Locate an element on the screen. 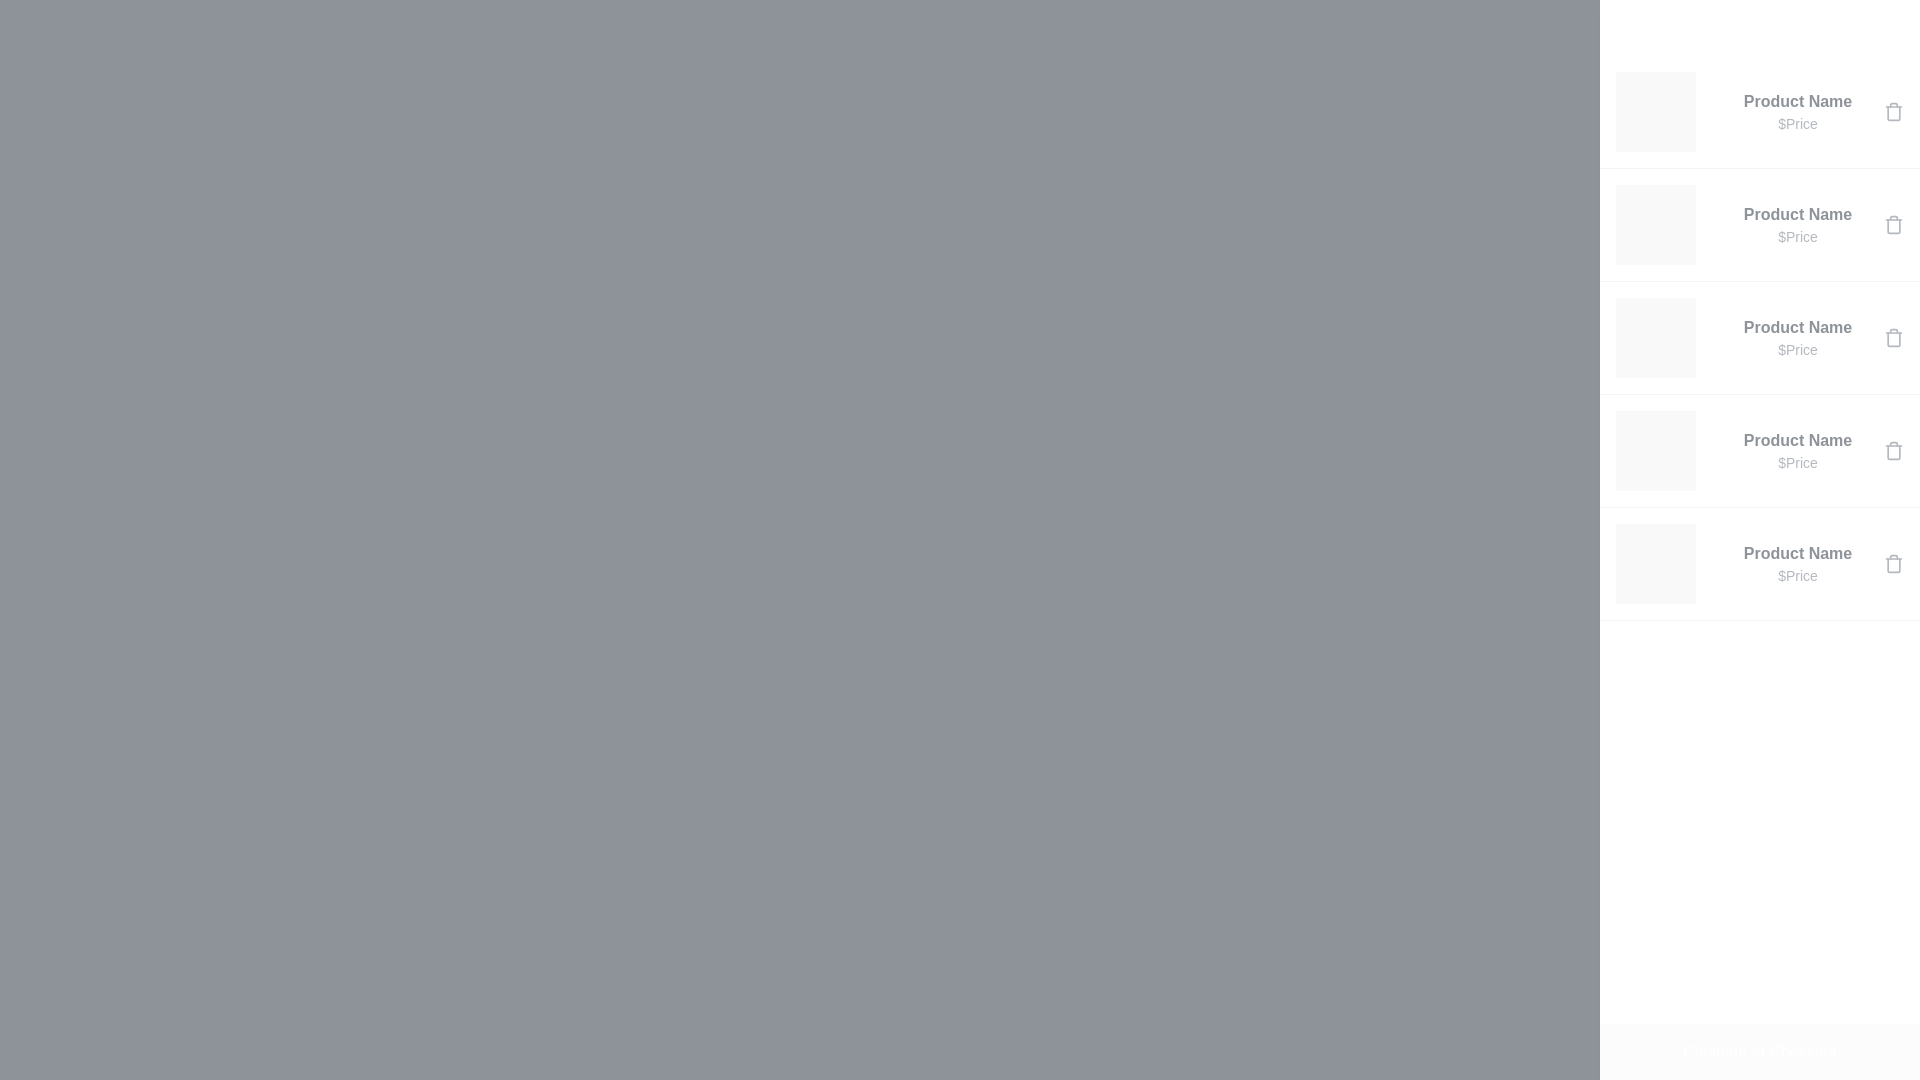  the Text block that provides details about a product, including its name and price, located in the third row of a vertical list beside an image placeholder and a delete icon is located at coordinates (1798, 337).